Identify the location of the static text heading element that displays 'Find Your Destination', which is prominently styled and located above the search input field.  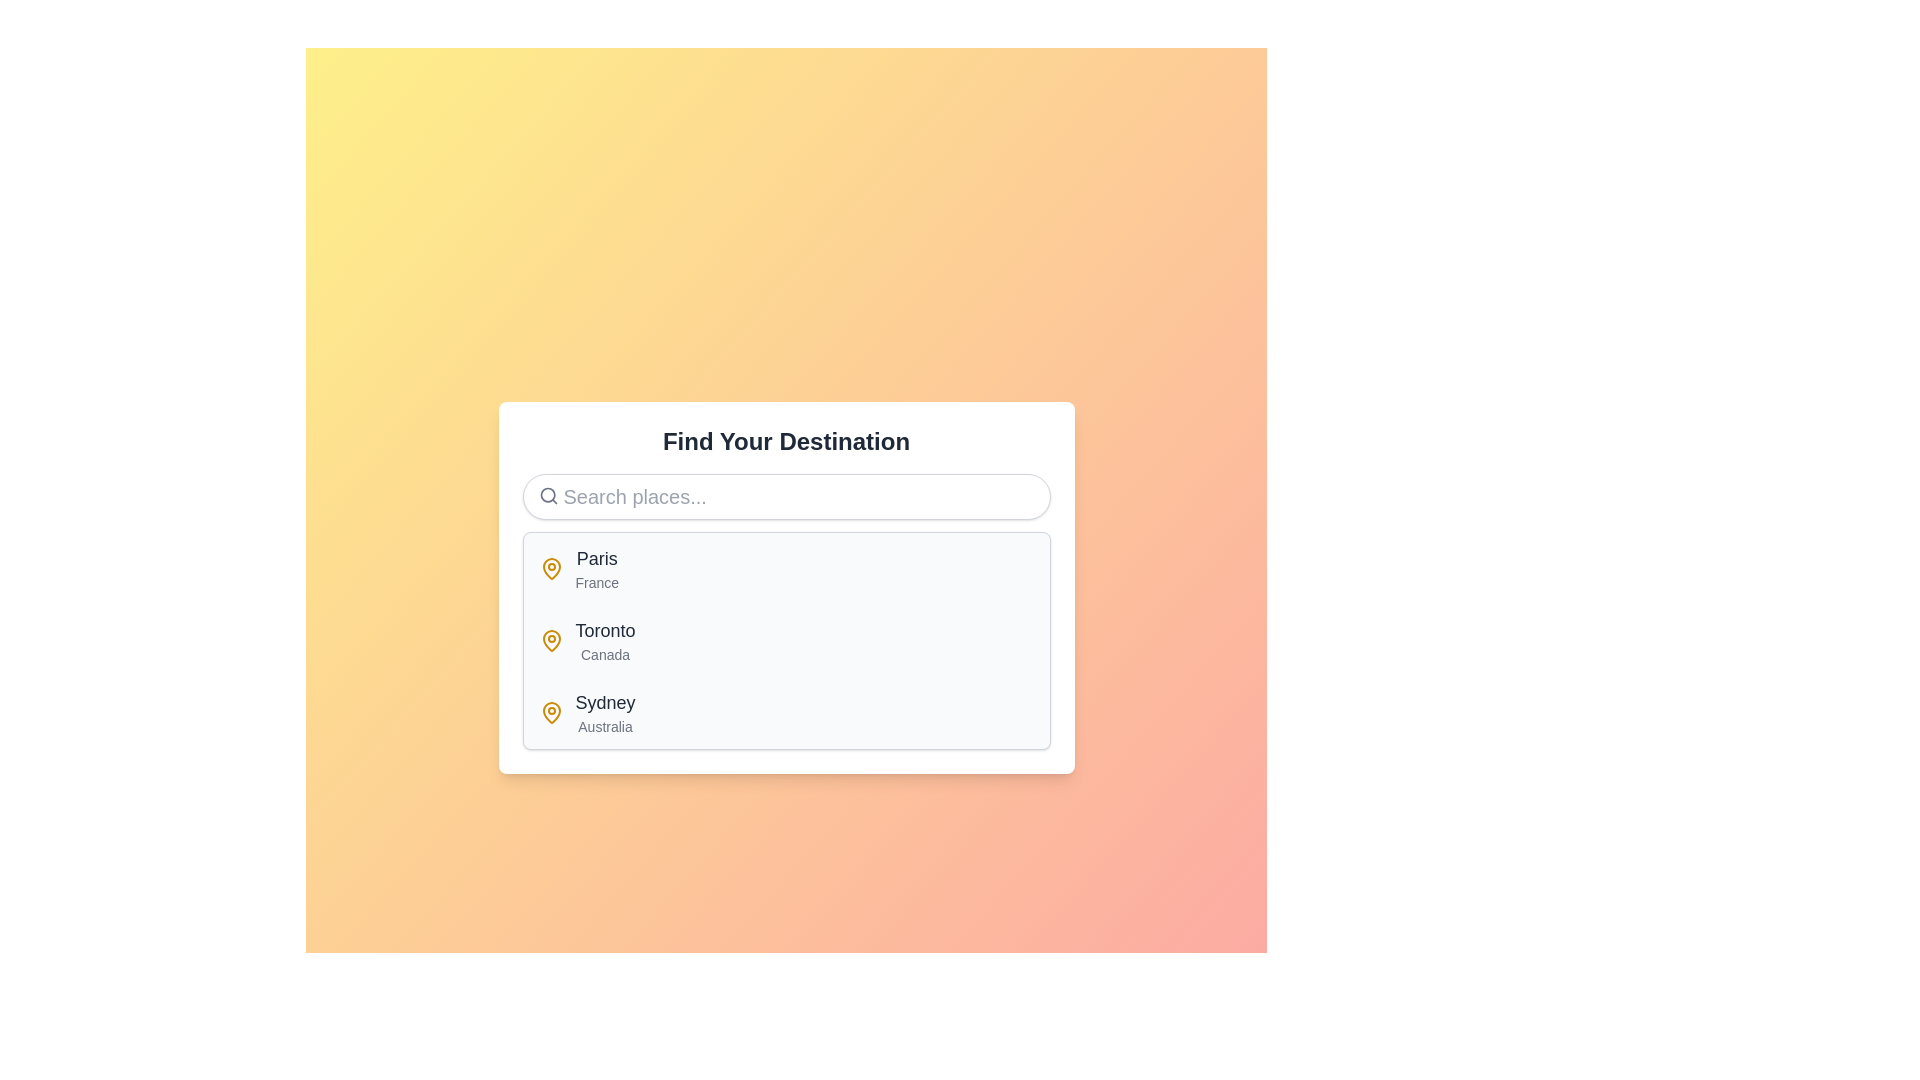
(785, 441).